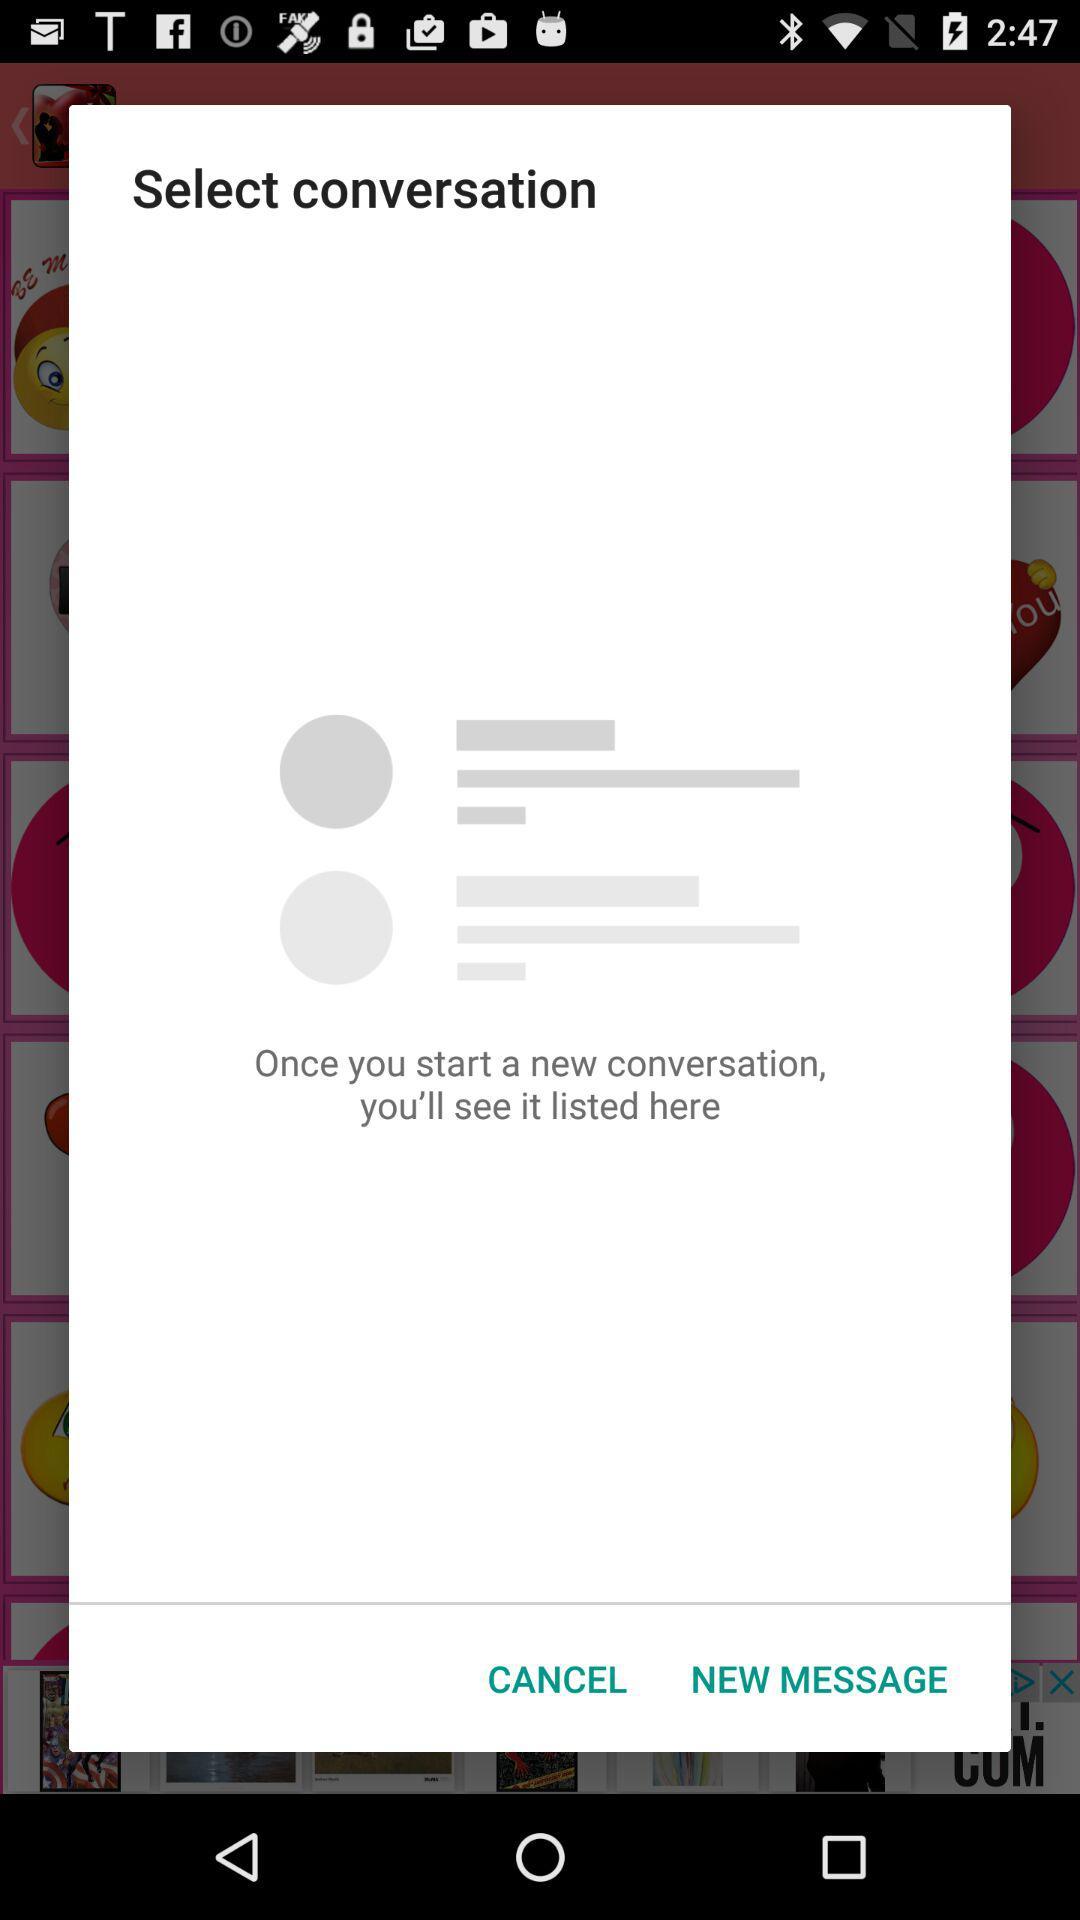 The image size is (1080, 1920). I want to click on the new message, so click(819, 1678).